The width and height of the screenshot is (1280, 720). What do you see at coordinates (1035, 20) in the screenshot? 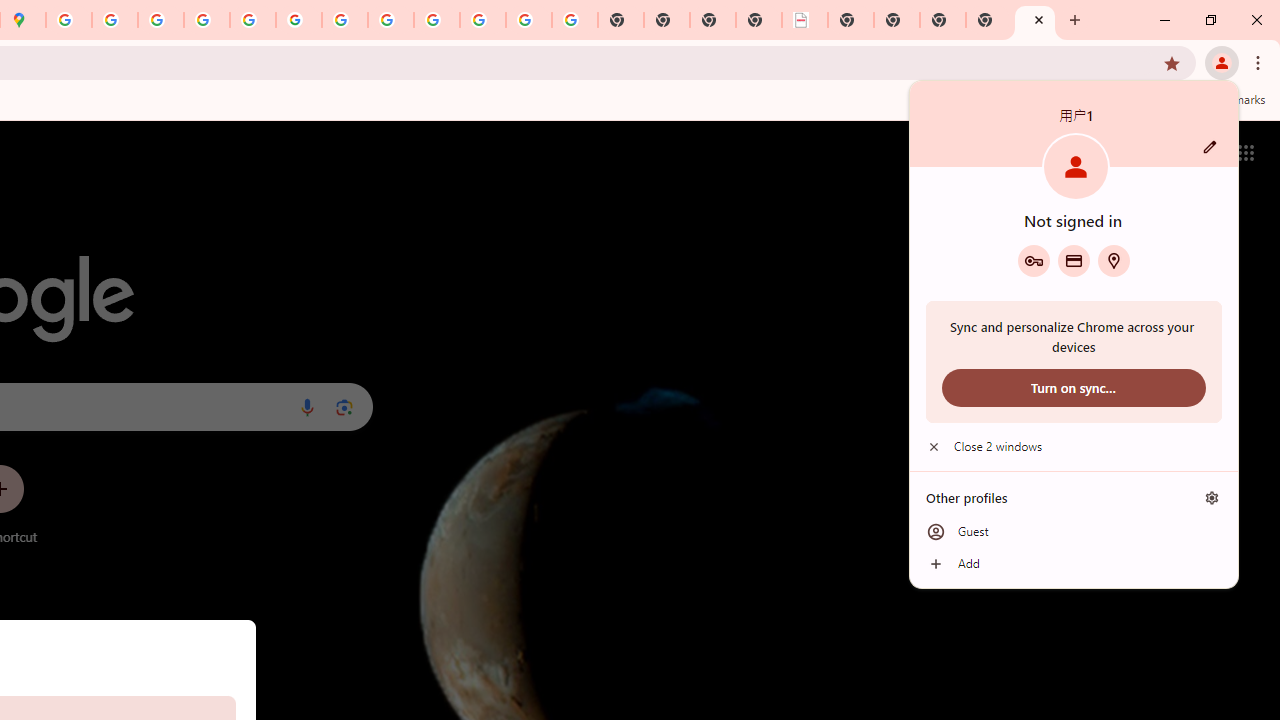
I see `'New Tab'` at bounding box center [1035, 20].